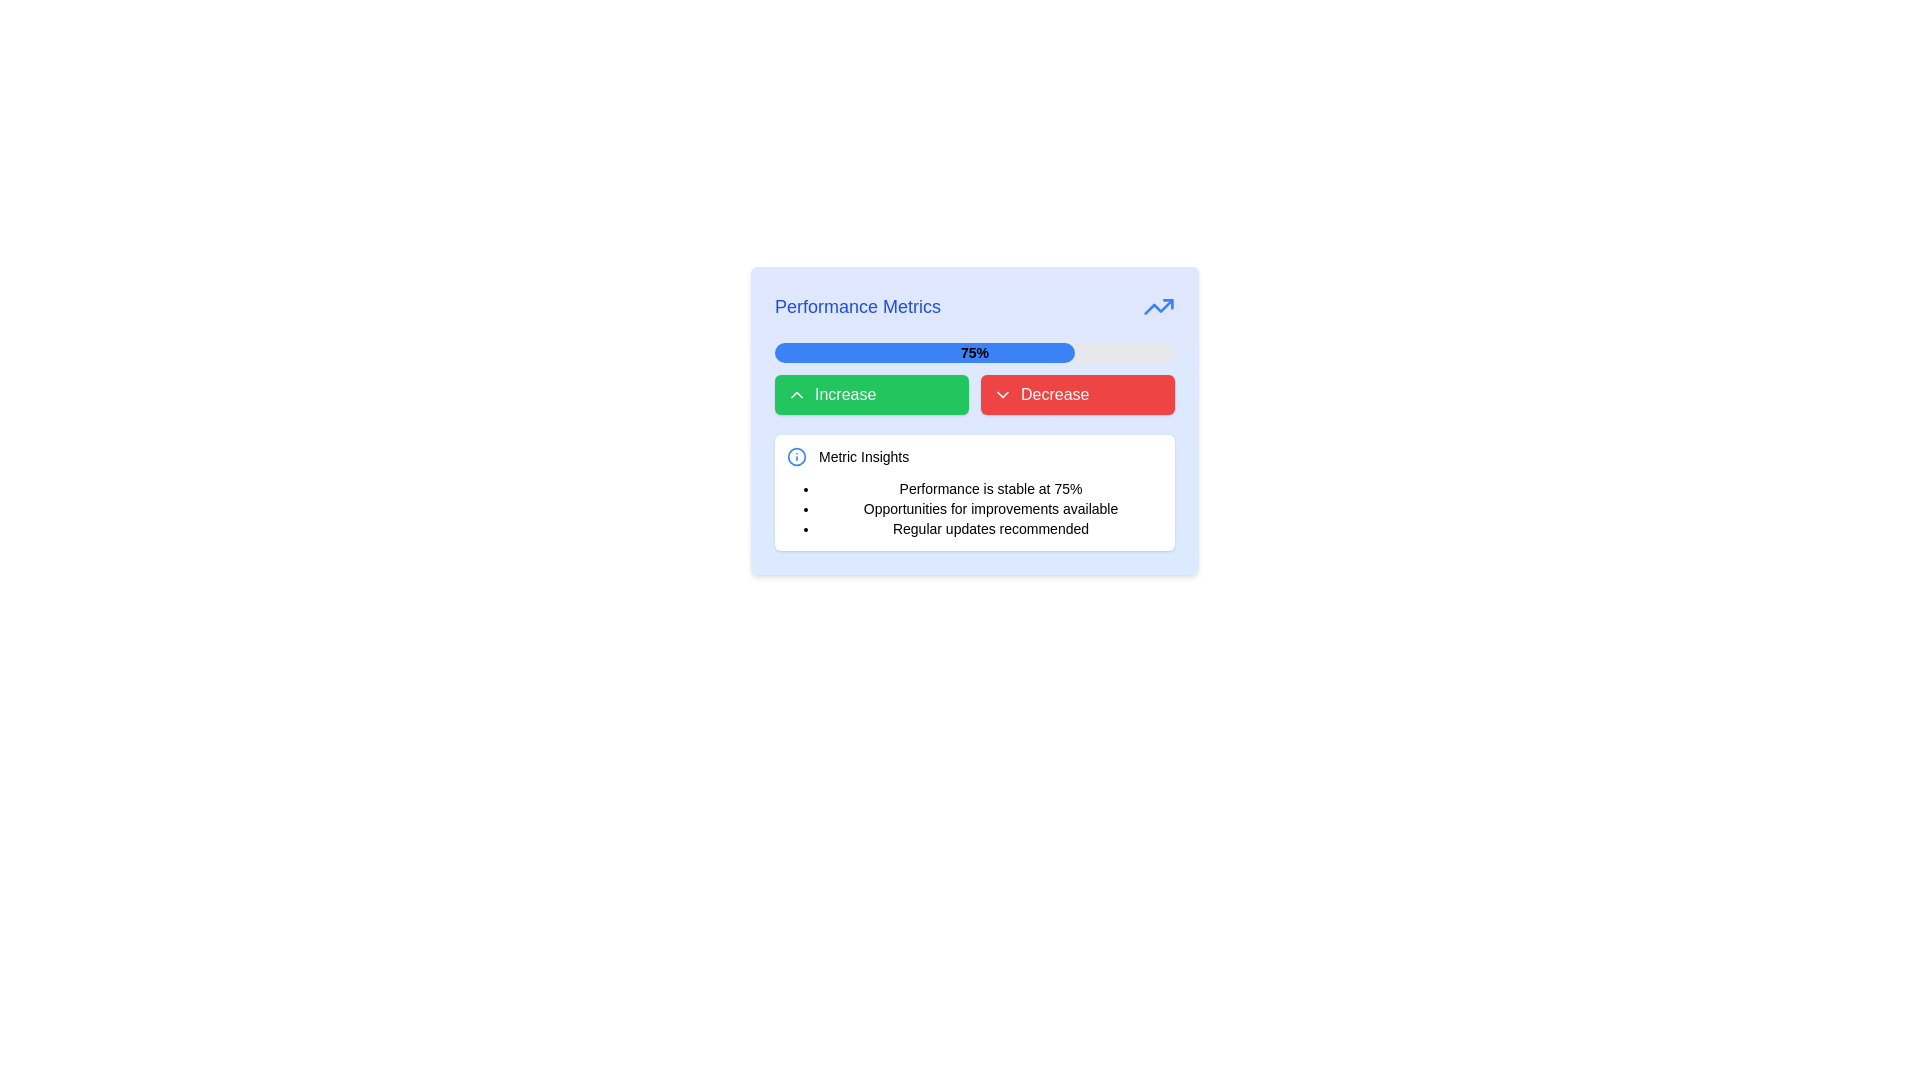 This screenshot has height=1080, width=1920. I want to click on the small blue circle within the SVG graphic that is part of the information icon, located towards the top-left portion of the window, so click(795, 456).